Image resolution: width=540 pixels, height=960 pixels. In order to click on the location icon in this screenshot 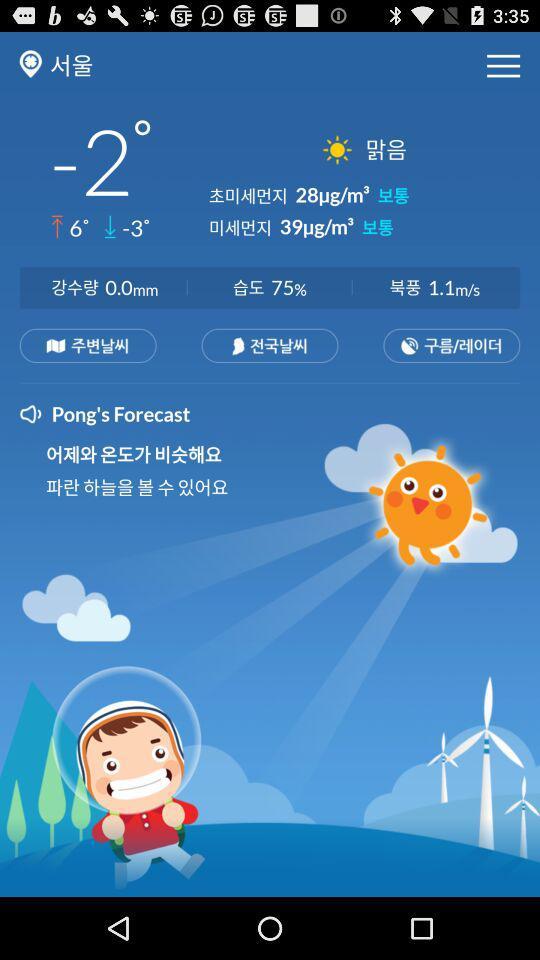, I will do `click(23, 59)`.